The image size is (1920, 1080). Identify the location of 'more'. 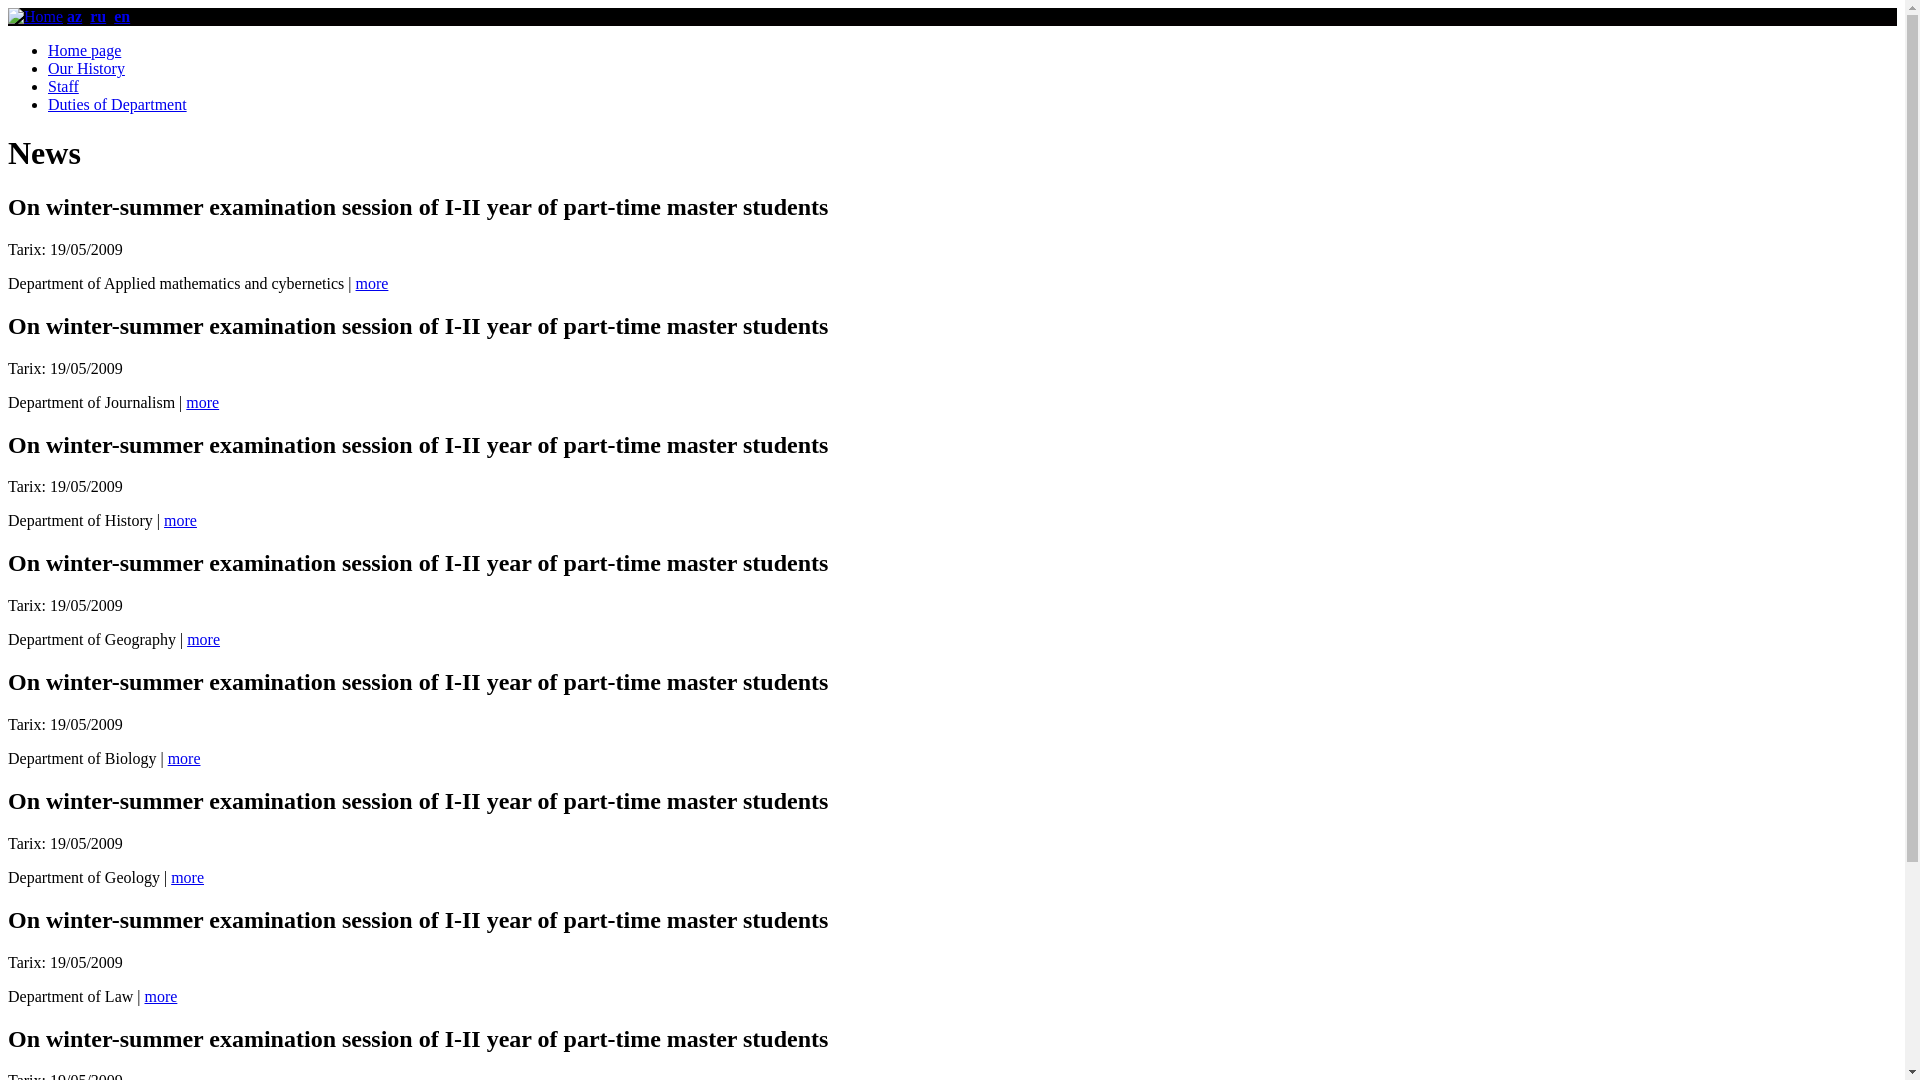
(187, 876).